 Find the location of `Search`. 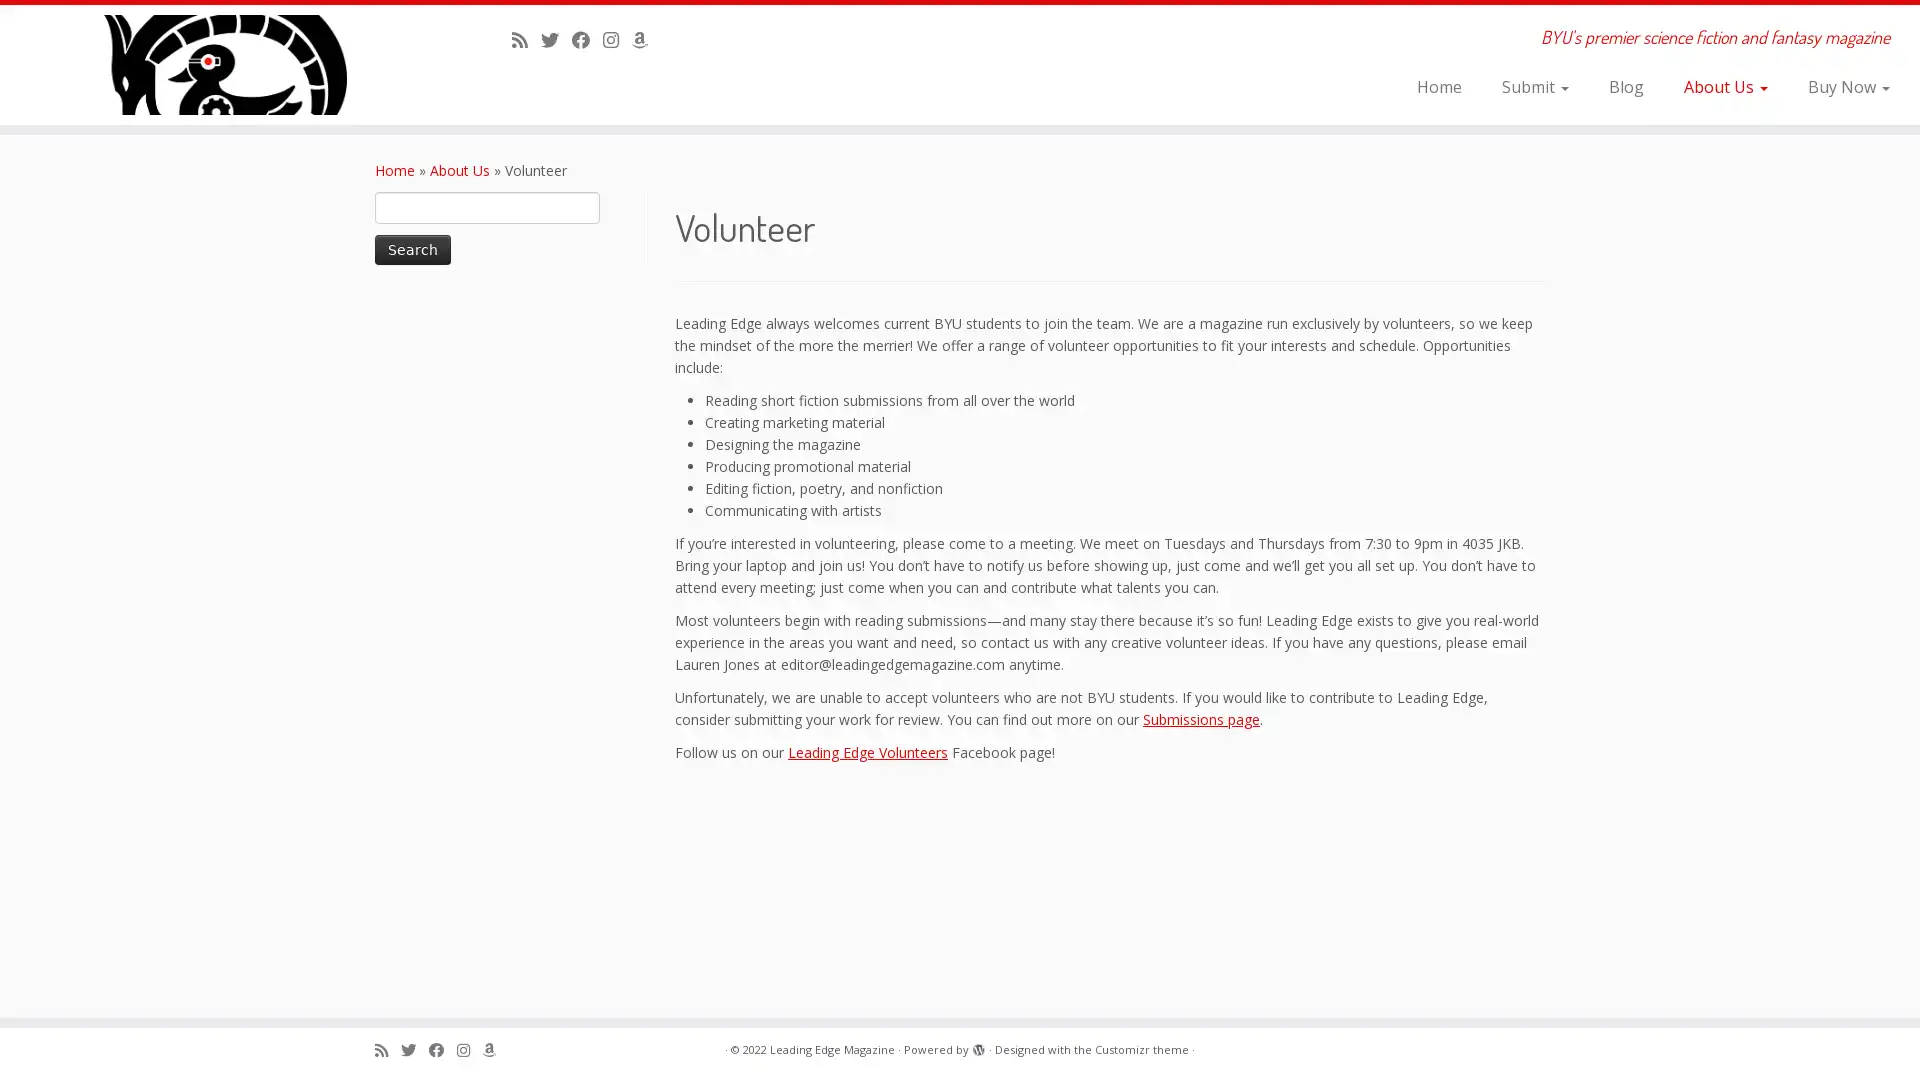

Search is located at coordinates (411, 249).